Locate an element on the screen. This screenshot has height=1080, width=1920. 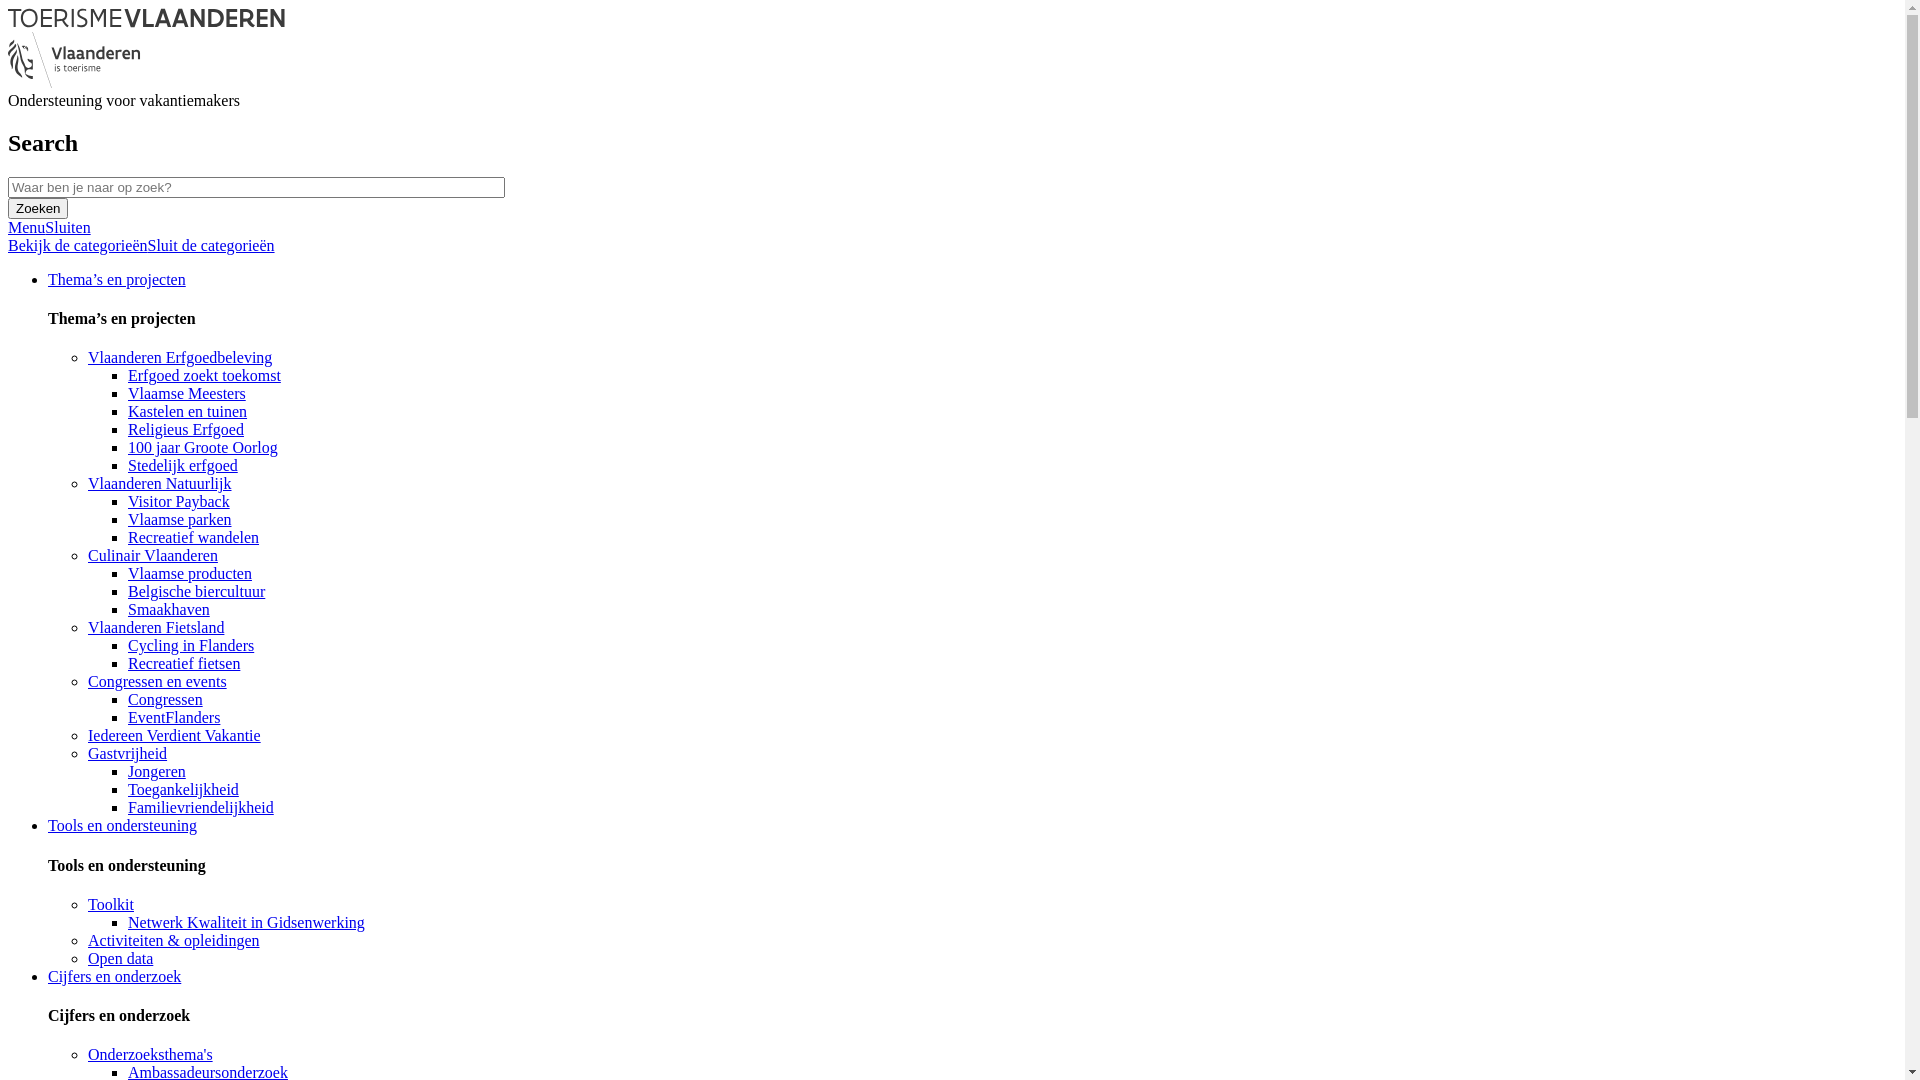
'Vlaanderen Erfgoedbeleving' is located at coordinates (180, 356).